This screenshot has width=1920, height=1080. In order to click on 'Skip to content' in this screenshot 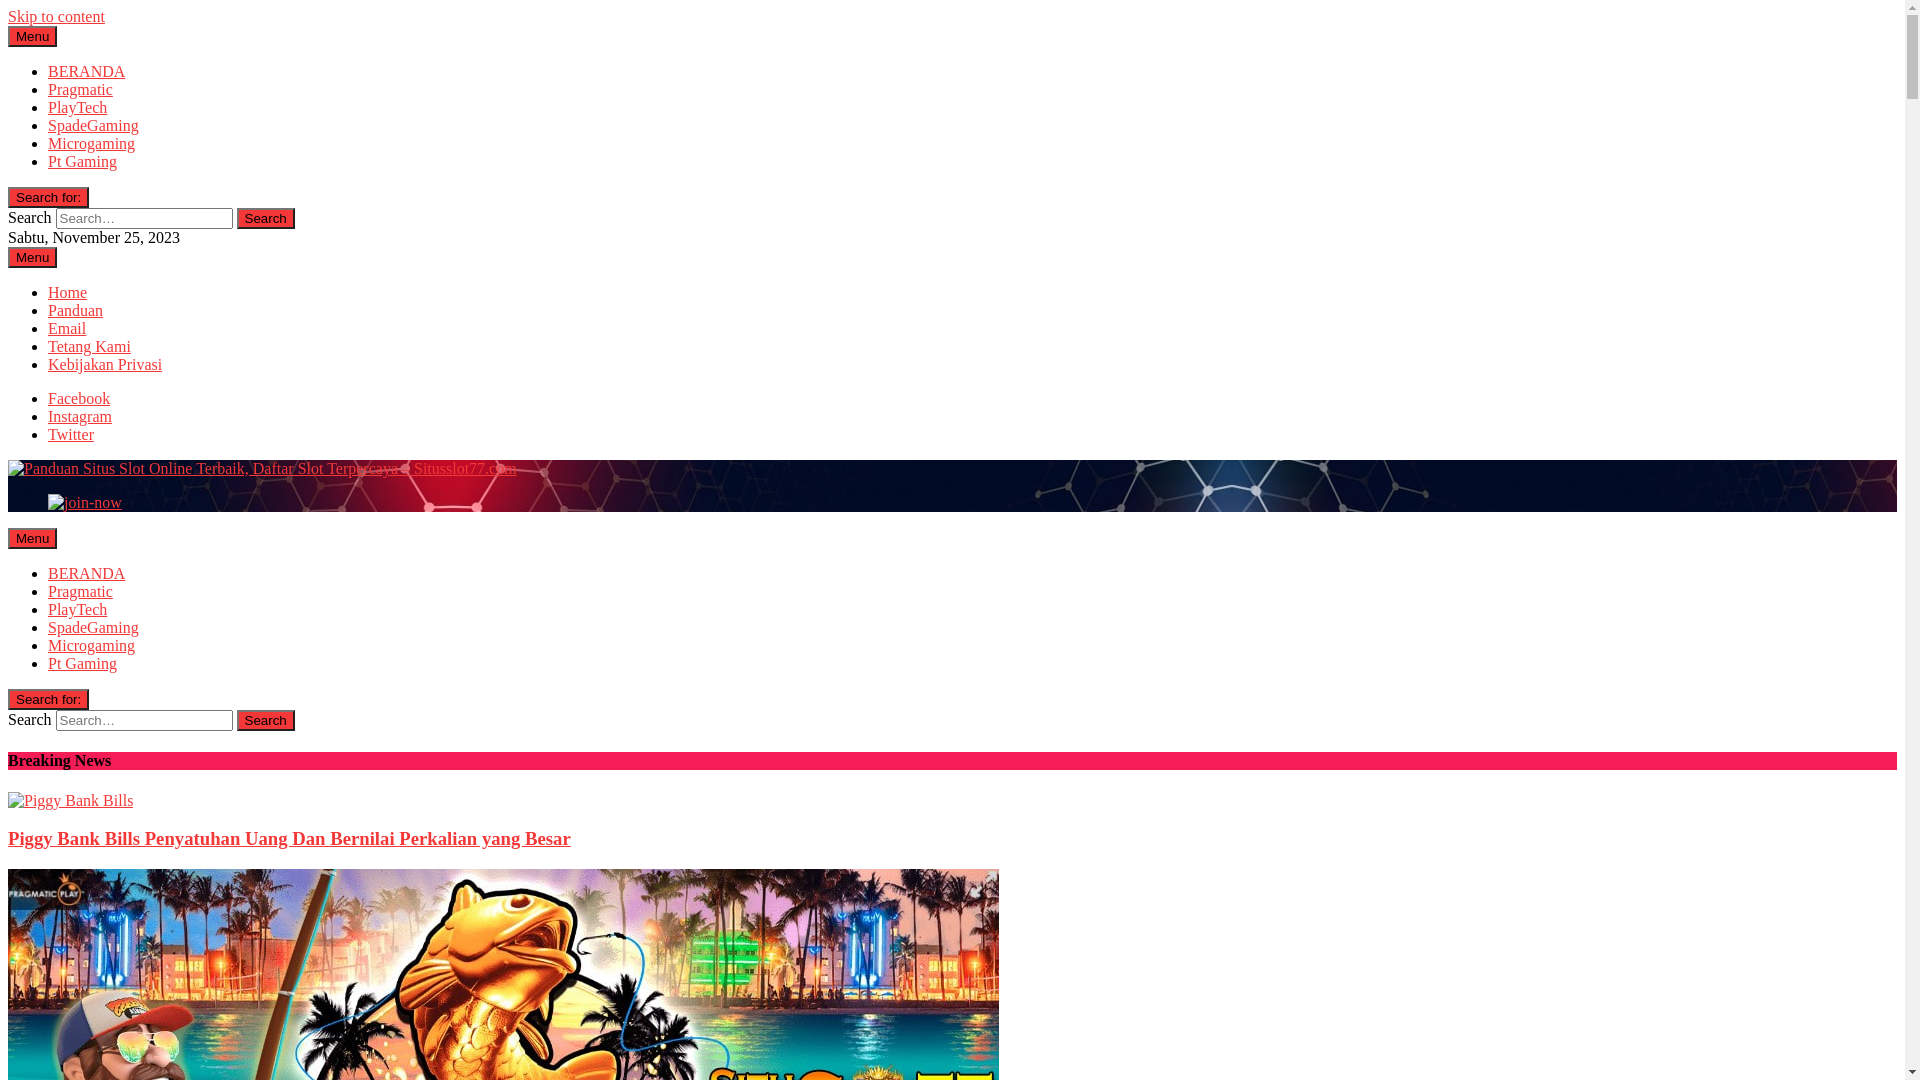, I will do `click(56, 16)`.